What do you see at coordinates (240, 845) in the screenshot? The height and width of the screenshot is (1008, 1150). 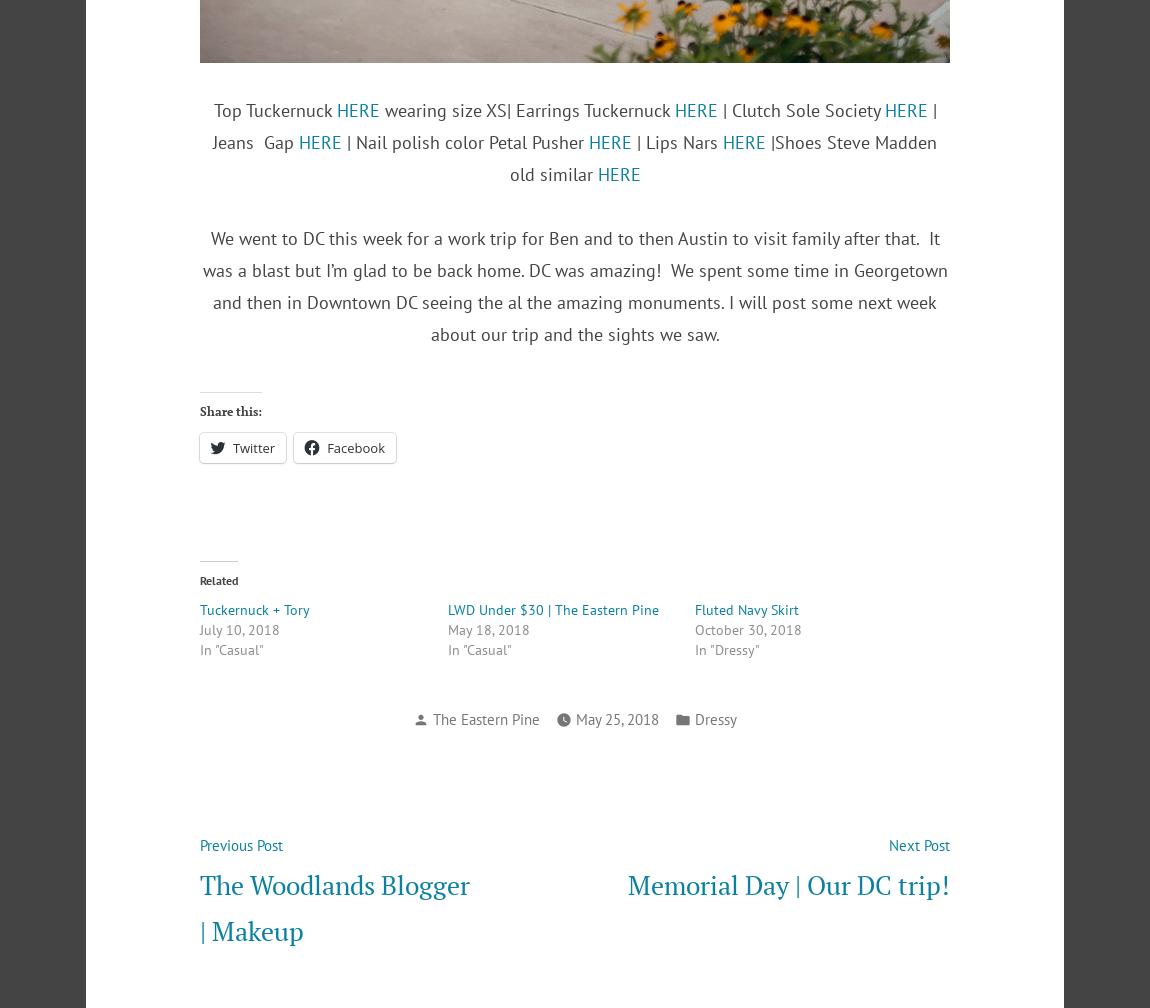 I see `'Previous Post'` at bounding box center [240, 845].